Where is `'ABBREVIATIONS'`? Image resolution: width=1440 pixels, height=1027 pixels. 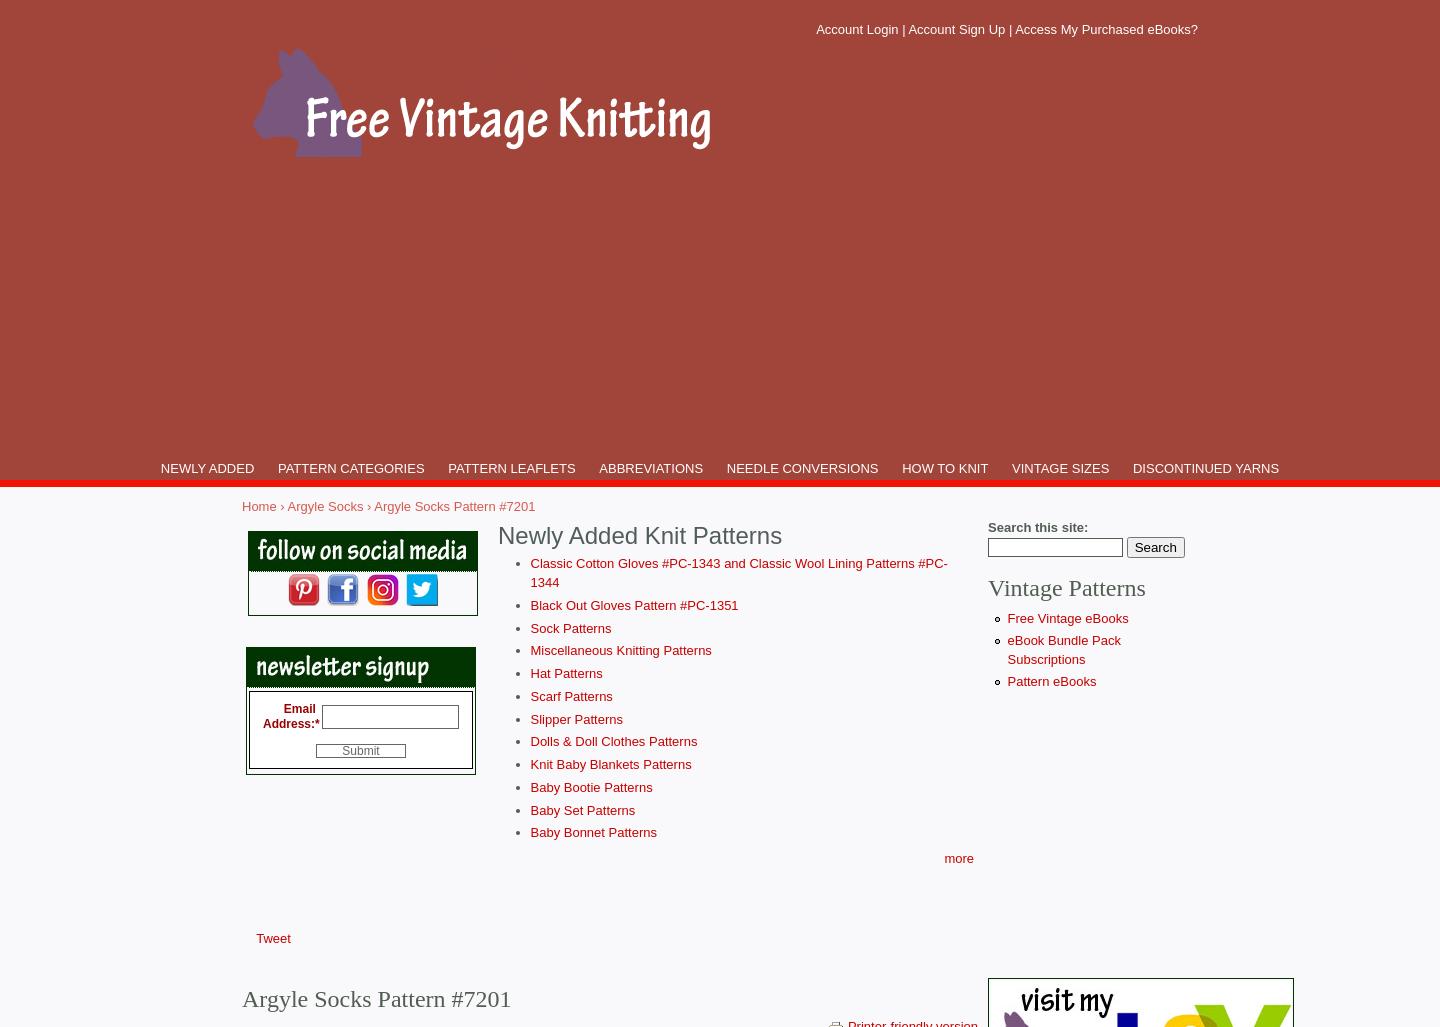 'ABBREVIATIONS' is located at coordinates (650, 468).